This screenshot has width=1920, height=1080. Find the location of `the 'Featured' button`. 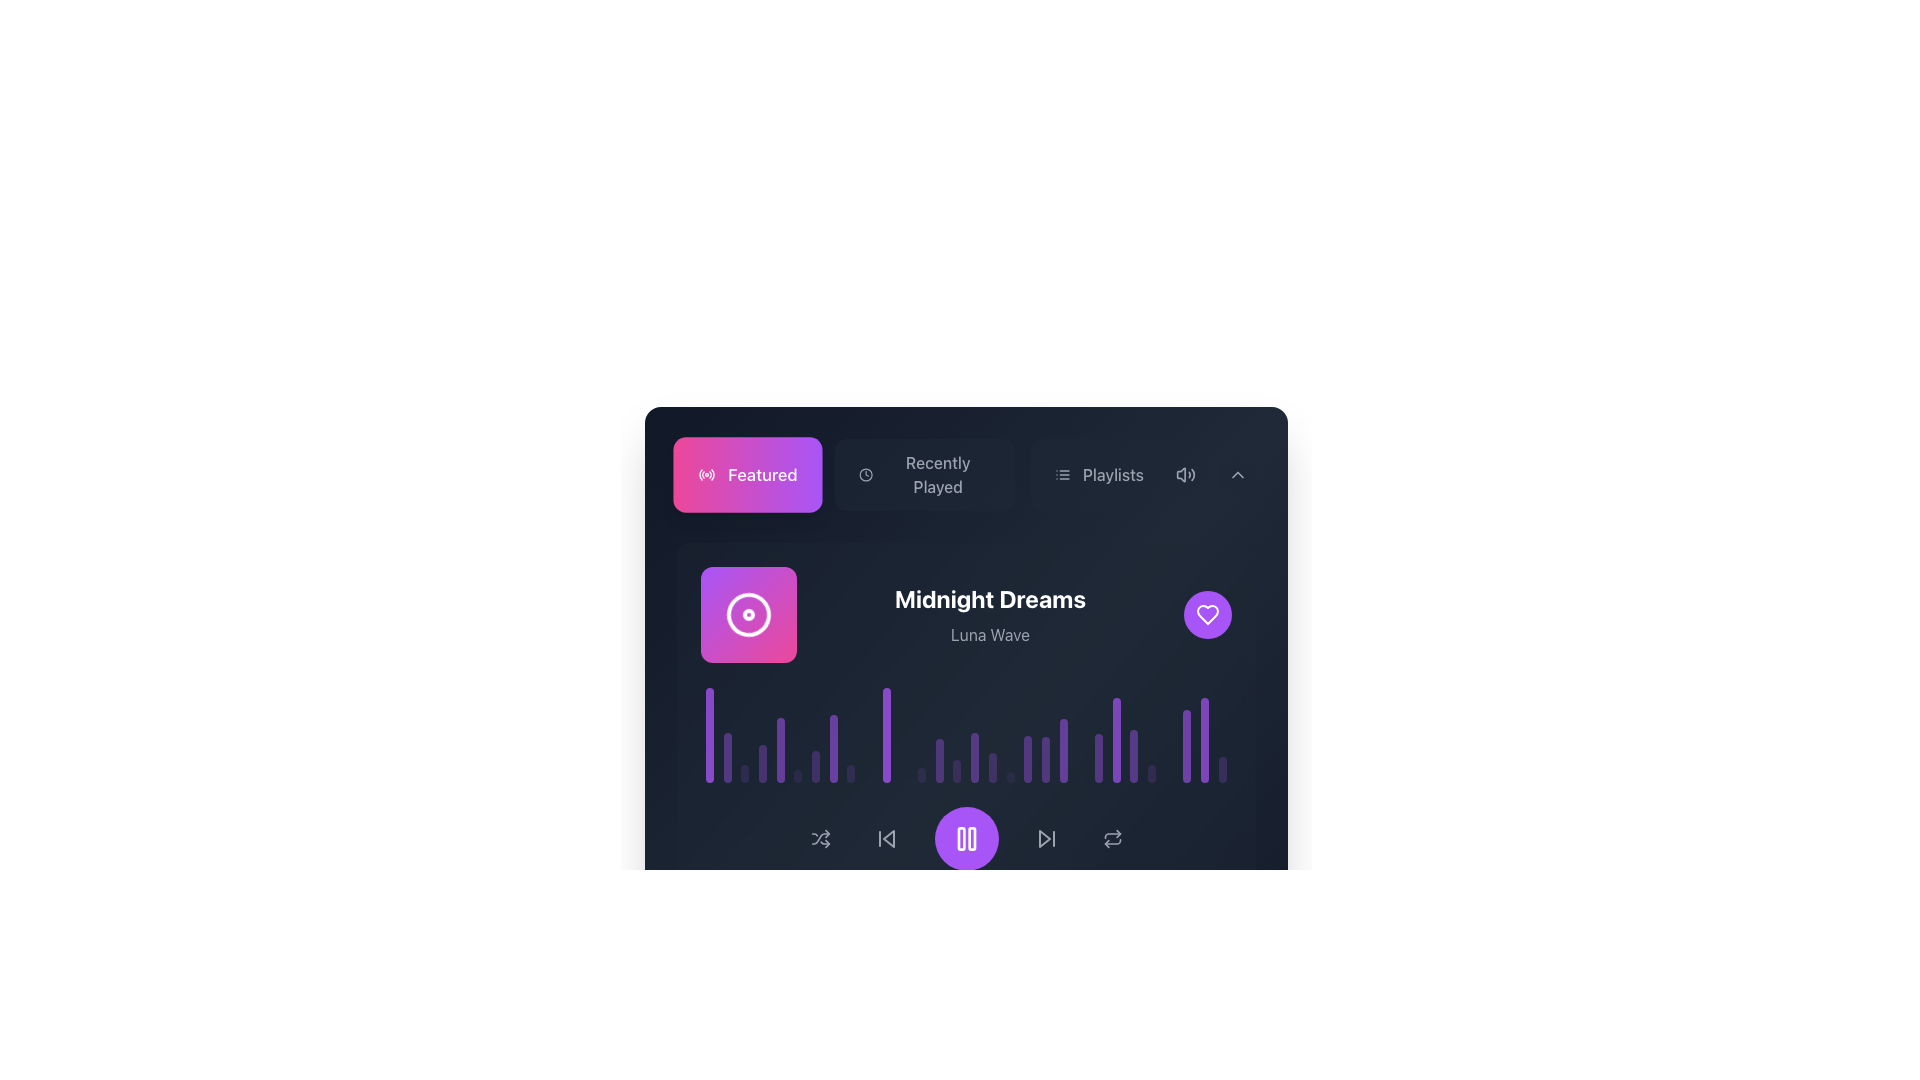

the 'Featured' button is located at coordinates (747, 474).